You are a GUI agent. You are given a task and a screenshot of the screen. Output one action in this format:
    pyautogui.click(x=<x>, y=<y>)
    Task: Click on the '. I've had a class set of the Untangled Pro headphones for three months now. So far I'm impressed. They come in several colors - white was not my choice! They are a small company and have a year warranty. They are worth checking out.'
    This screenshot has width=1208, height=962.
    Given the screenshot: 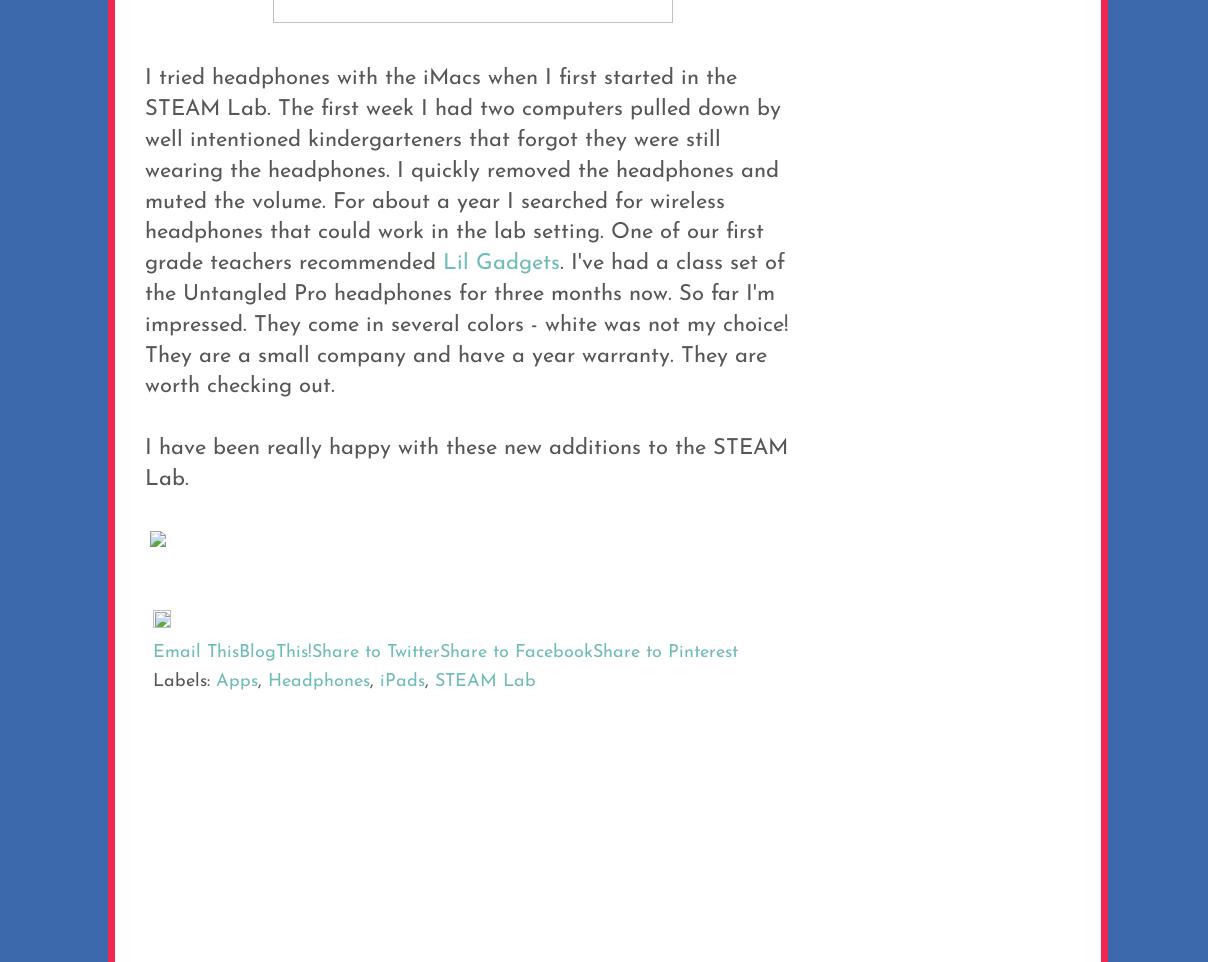 What is the action you would take?
    pyautogui.click(x=143, y=323)
    